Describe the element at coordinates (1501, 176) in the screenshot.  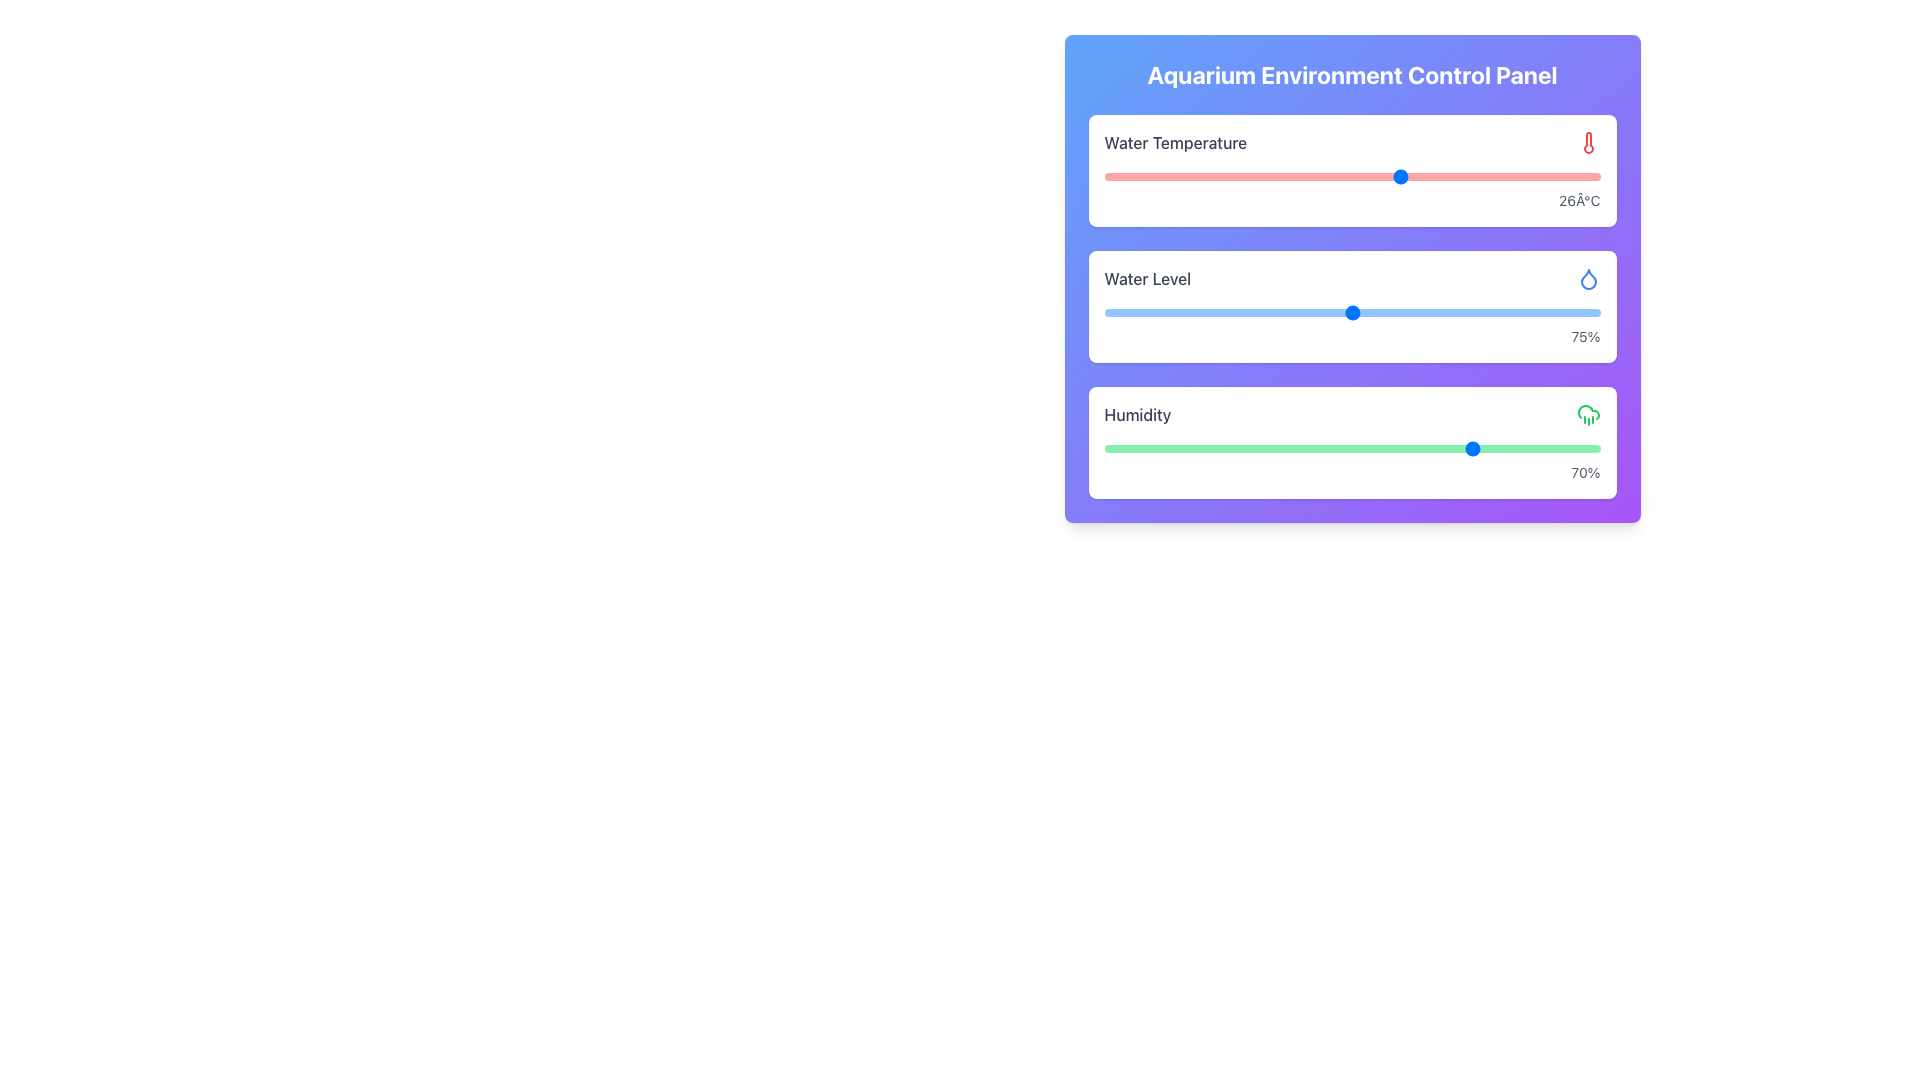
I see `temperature` at that location.